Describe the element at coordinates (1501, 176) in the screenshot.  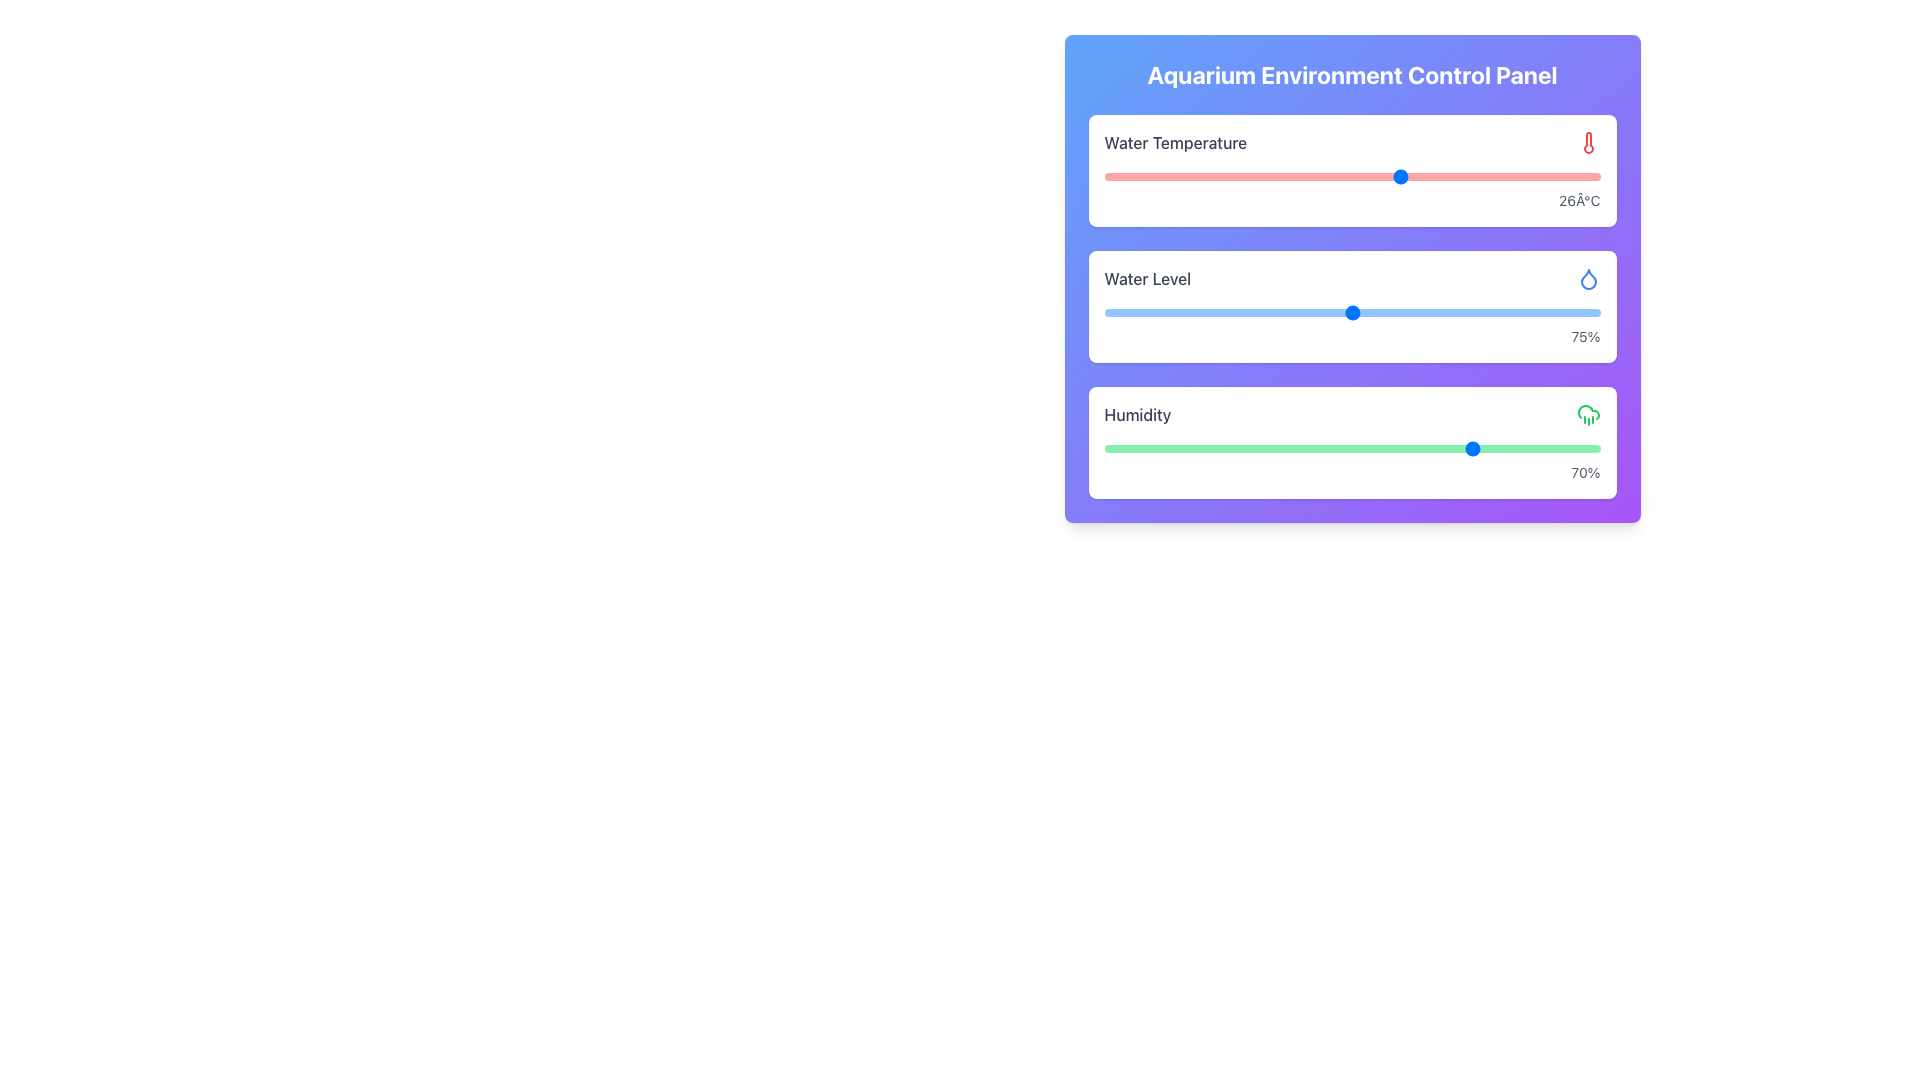
I see `temperature` at that location.